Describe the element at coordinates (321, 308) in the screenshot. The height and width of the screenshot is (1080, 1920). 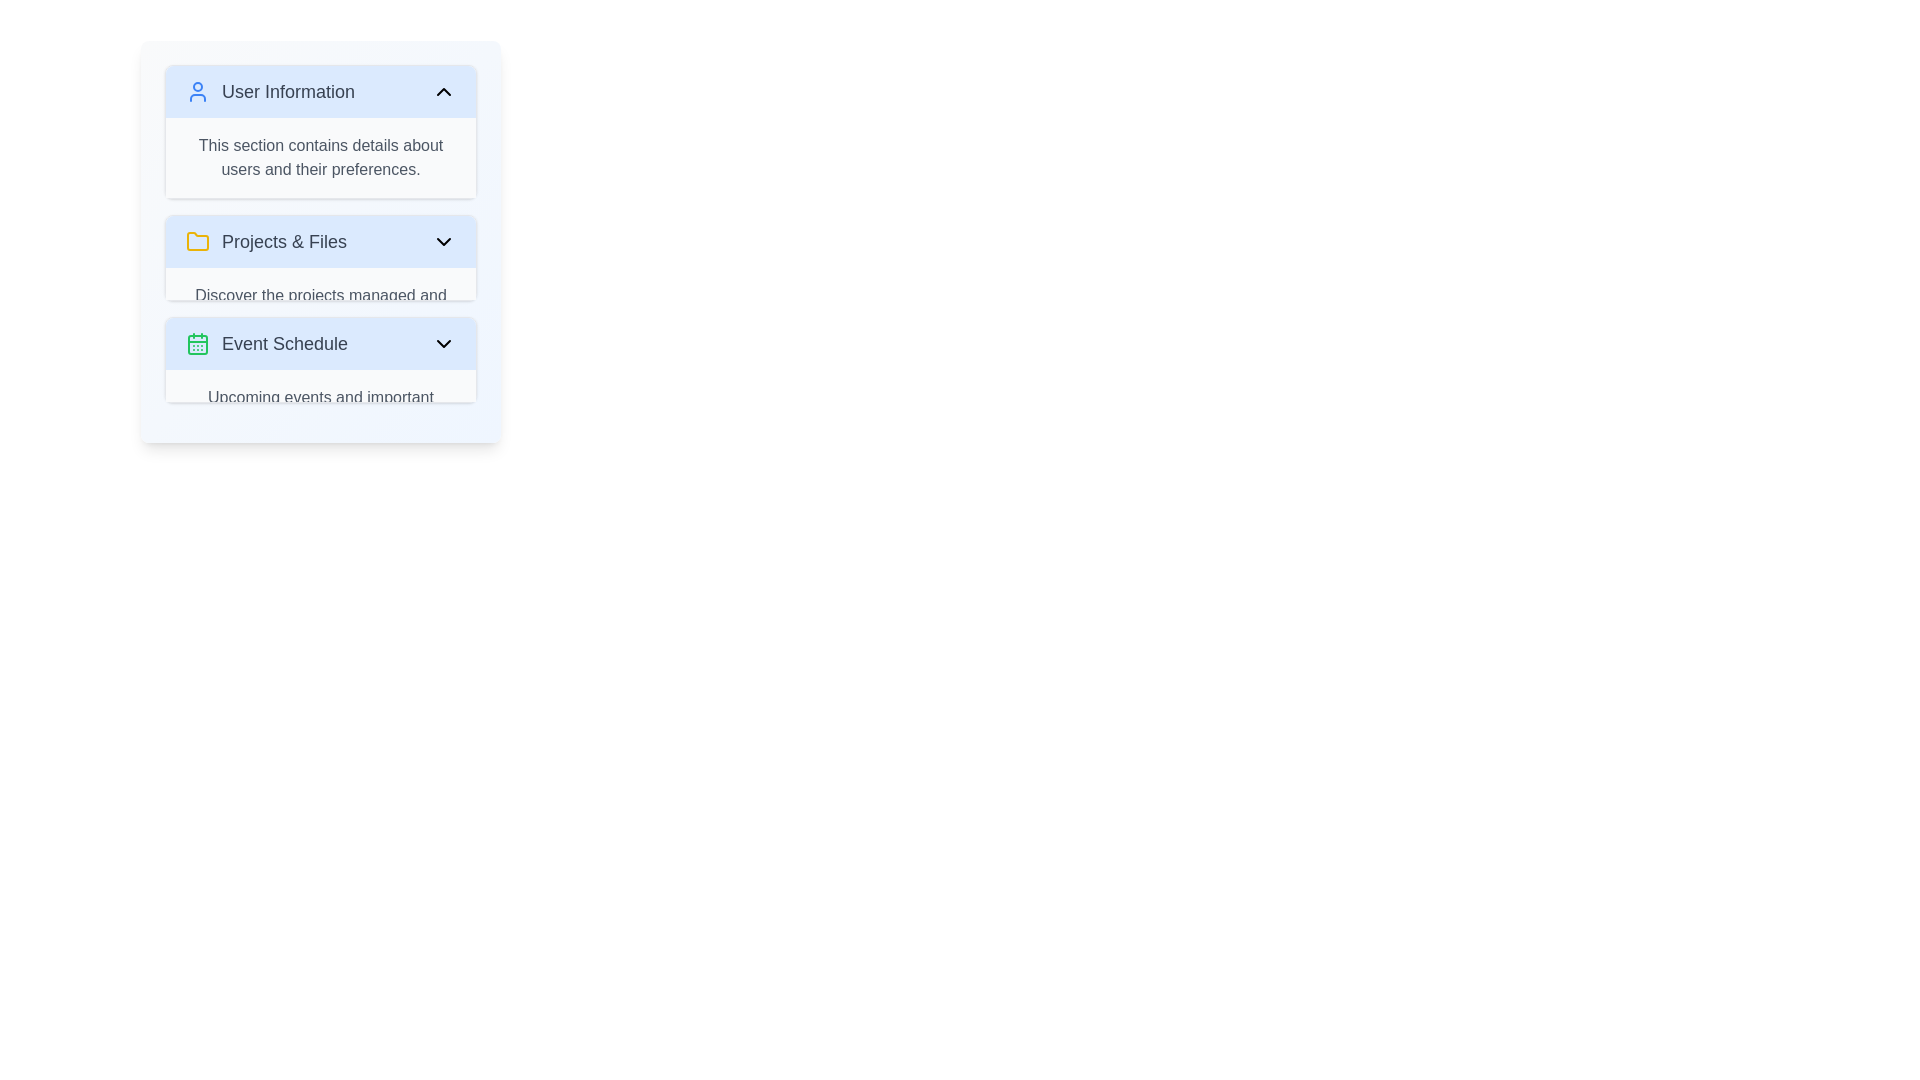
I see `the static text displaying 'Discover the projects managed and associated files here.' located in the 'Projects & Files' section, positioned below the section header` at that location.